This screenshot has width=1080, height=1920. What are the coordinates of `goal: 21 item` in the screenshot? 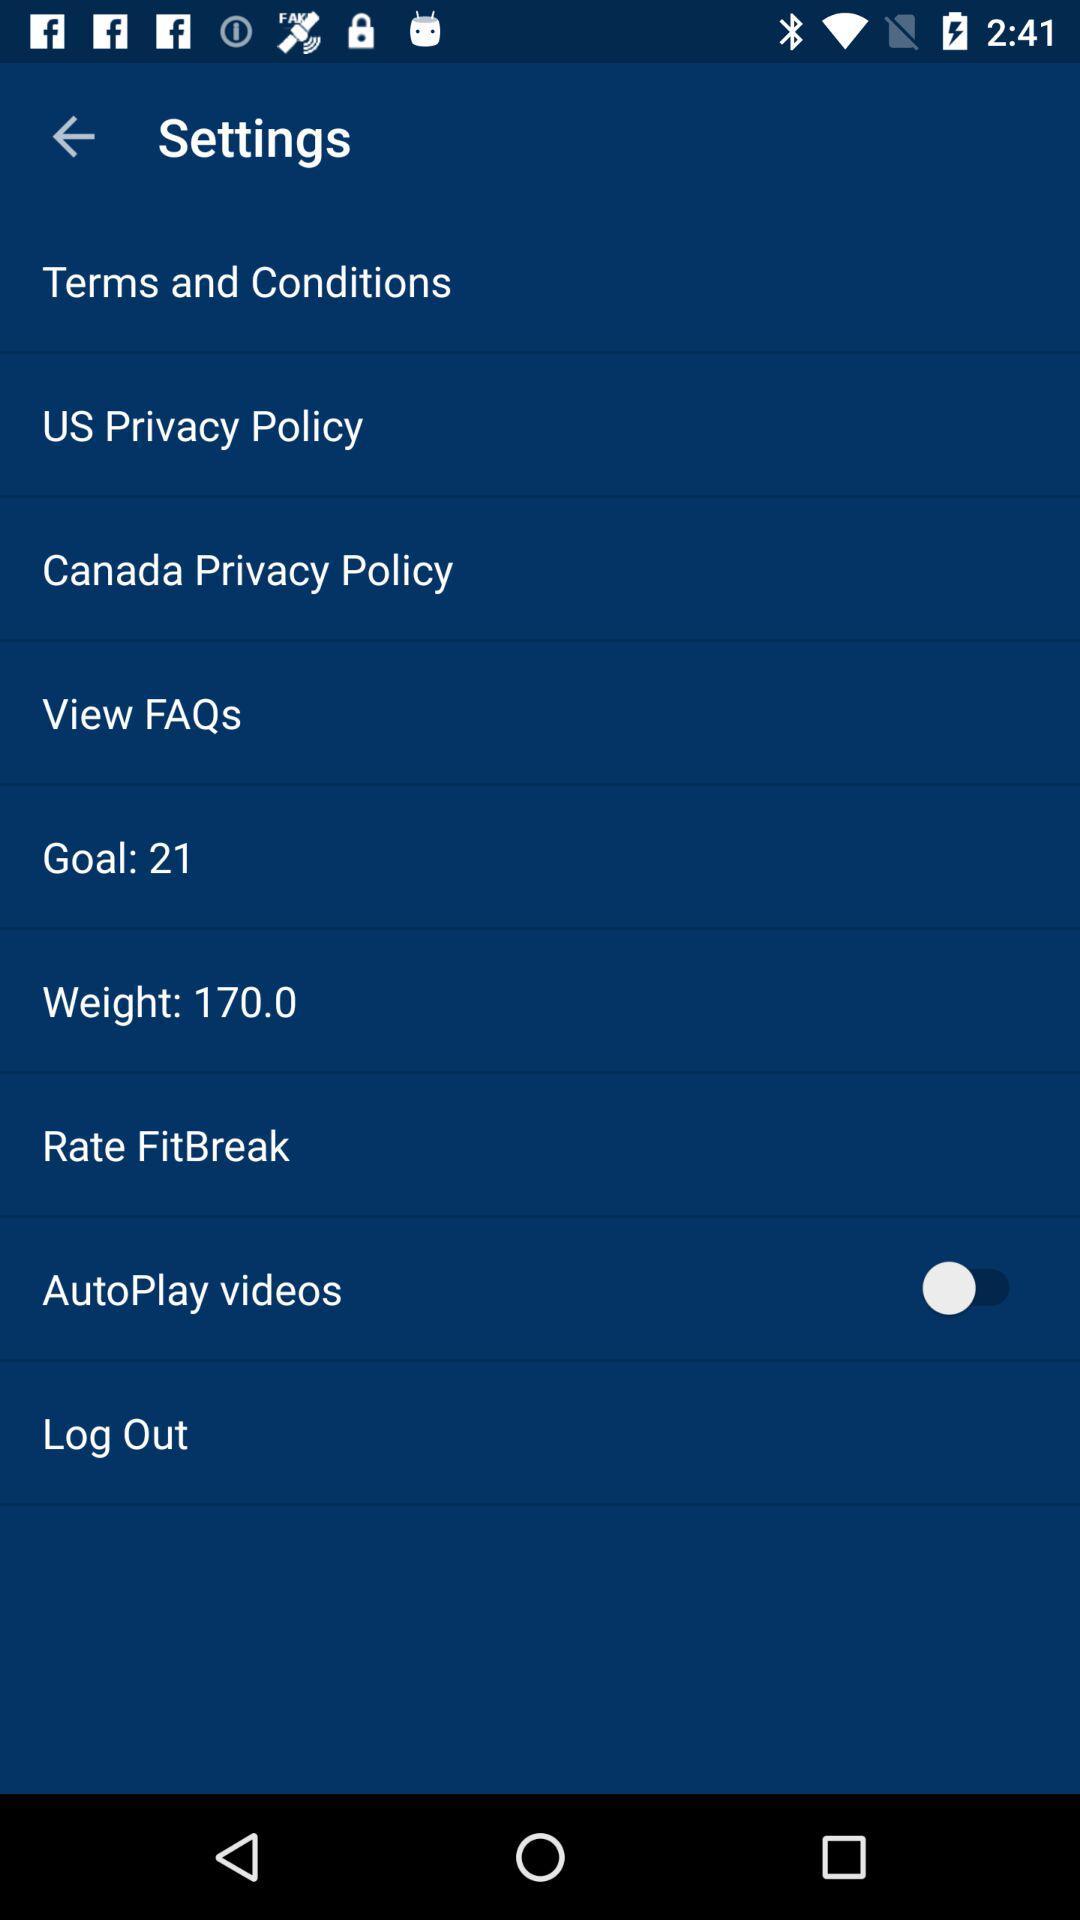 It's located at (118, 856).